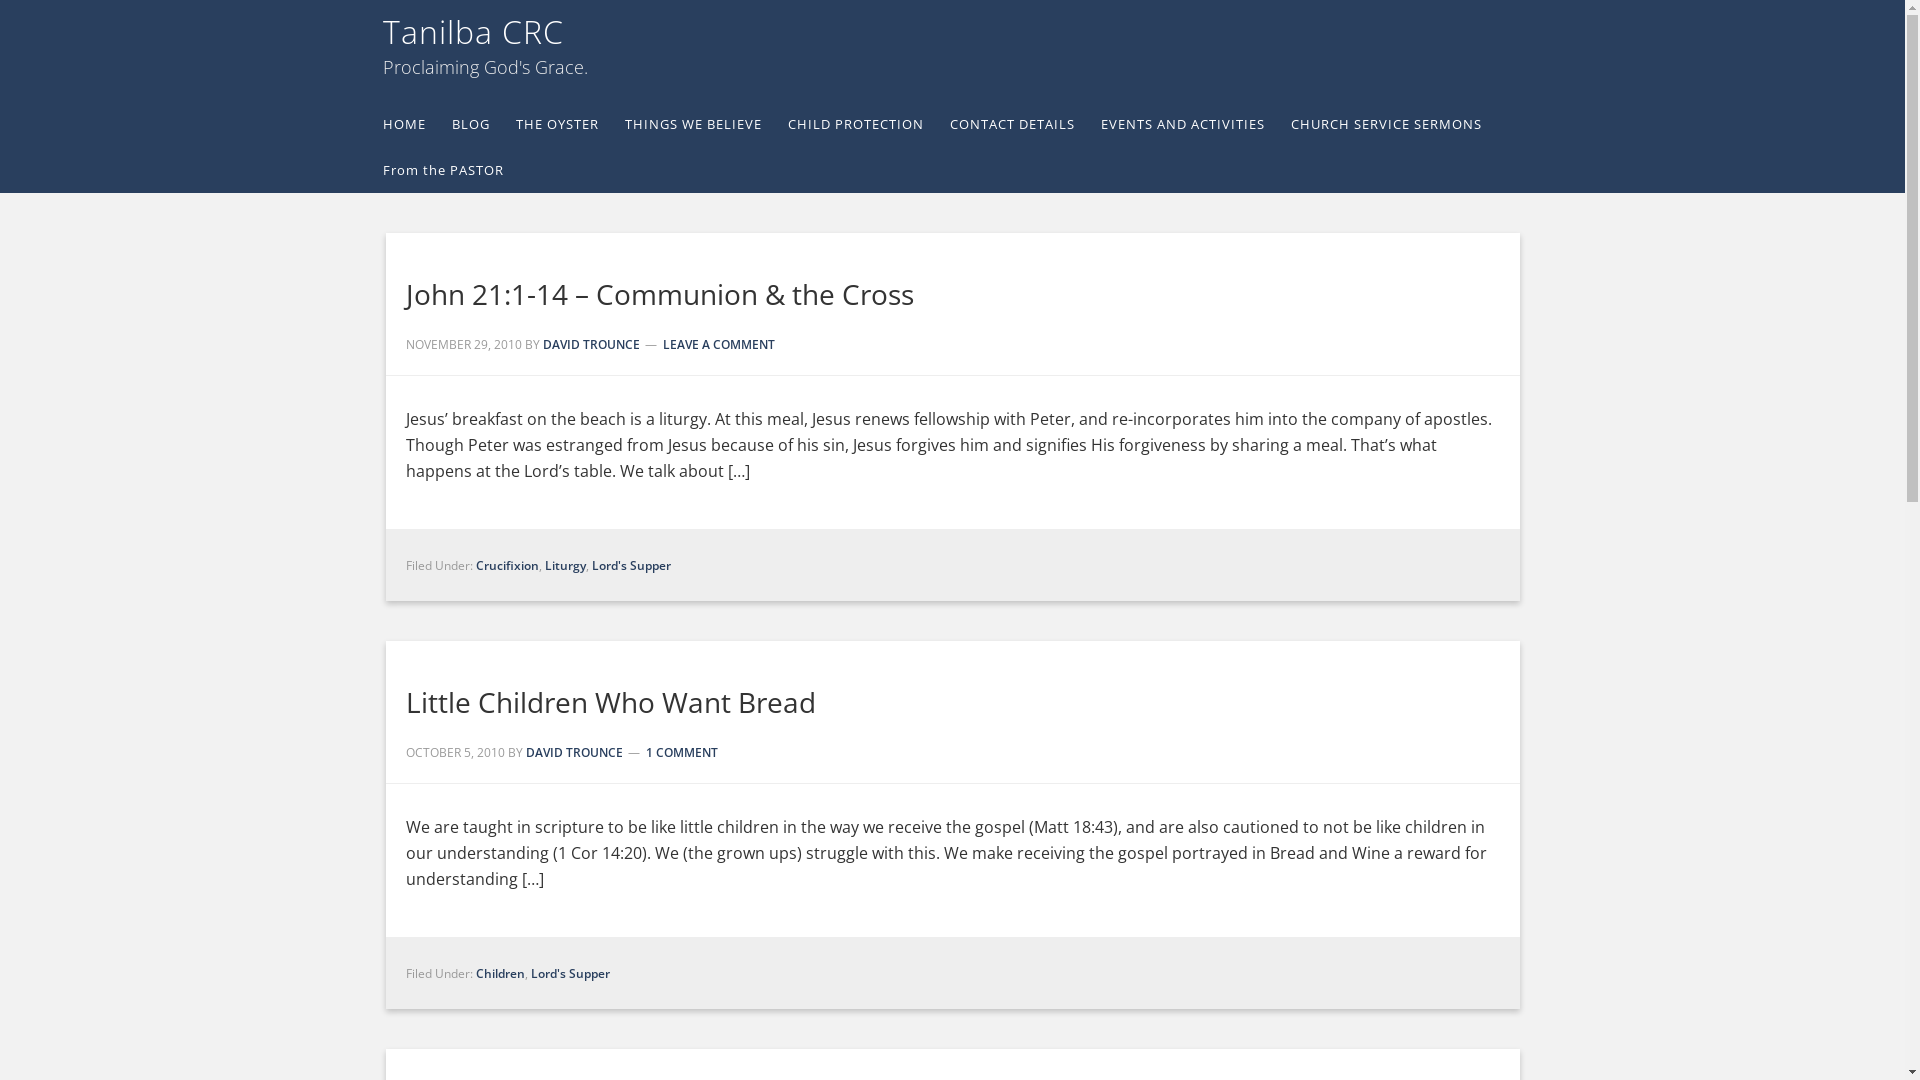  I want to click on 'Liturgy', so click(563, 564).